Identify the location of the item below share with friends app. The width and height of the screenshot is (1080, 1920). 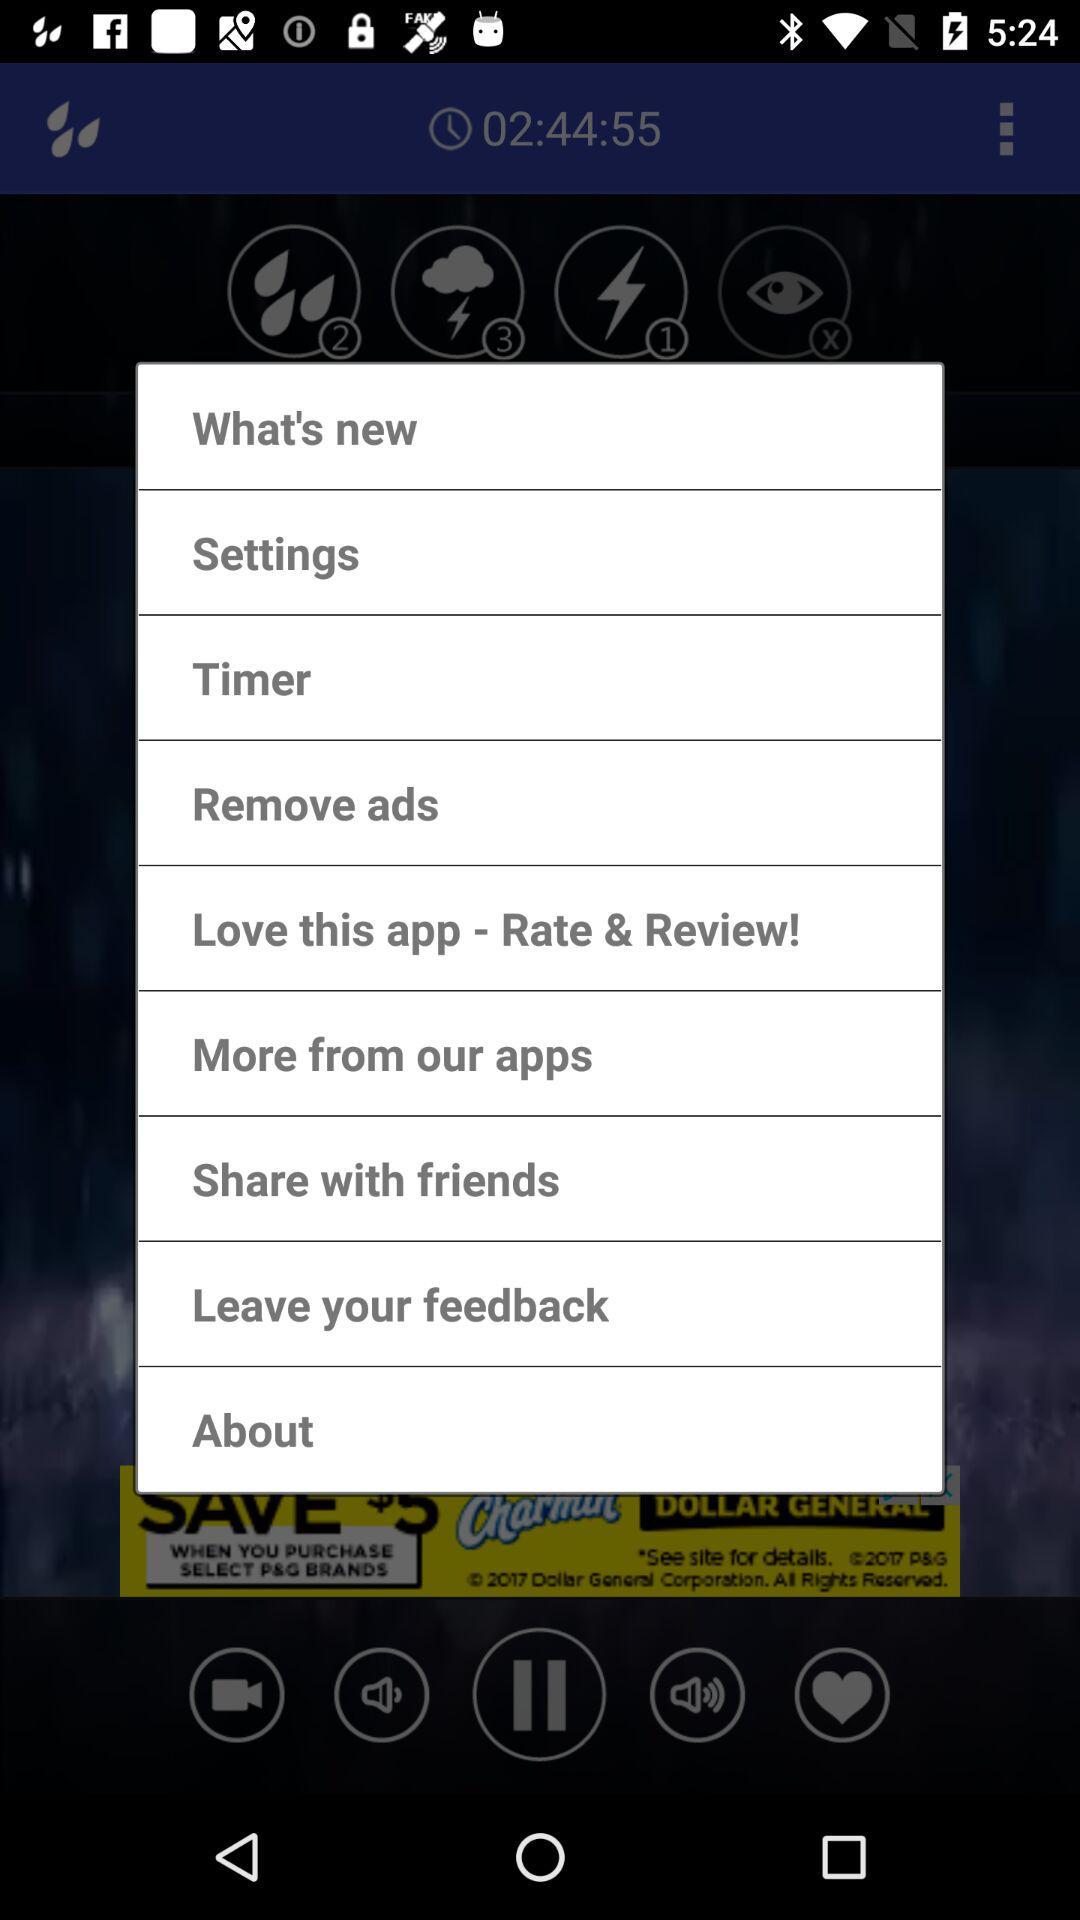
(380, 1303).